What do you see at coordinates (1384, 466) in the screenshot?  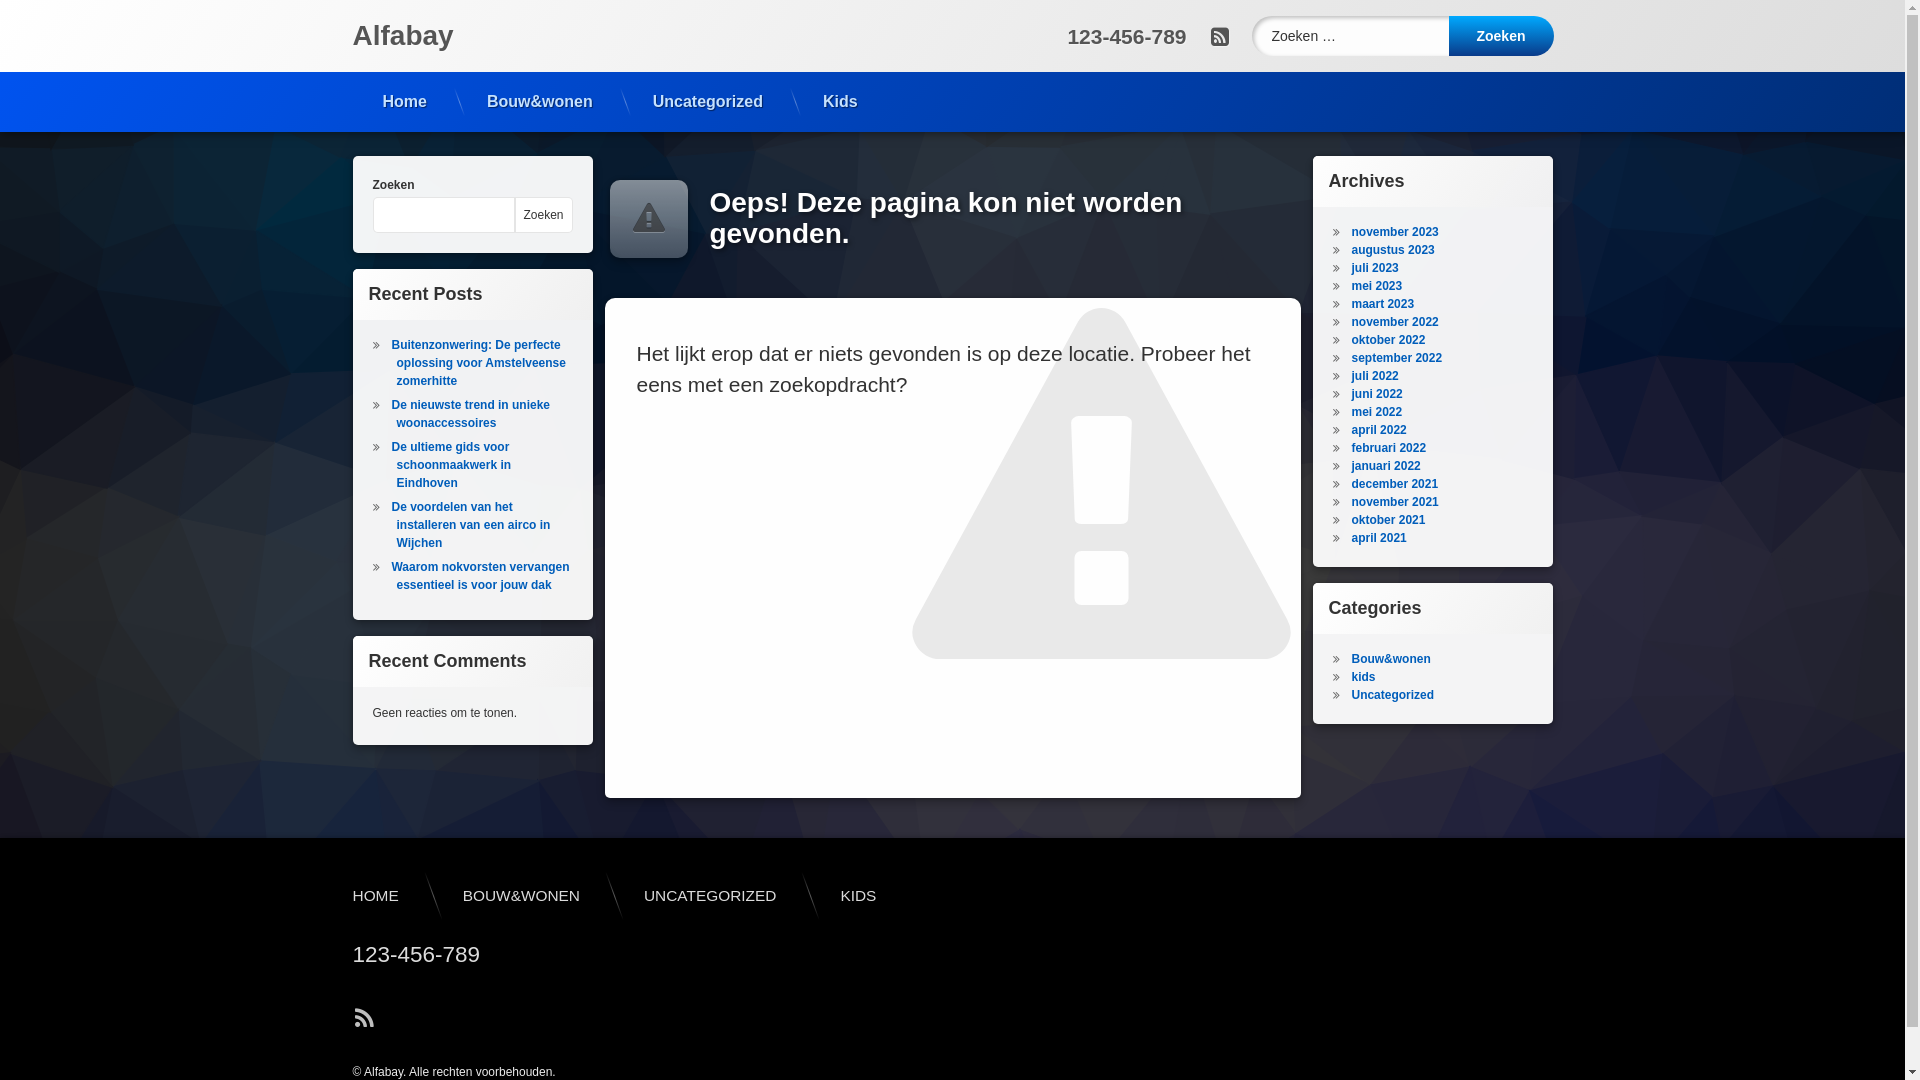 I see `'januari 2022'` at bounding box center [1384, 466].